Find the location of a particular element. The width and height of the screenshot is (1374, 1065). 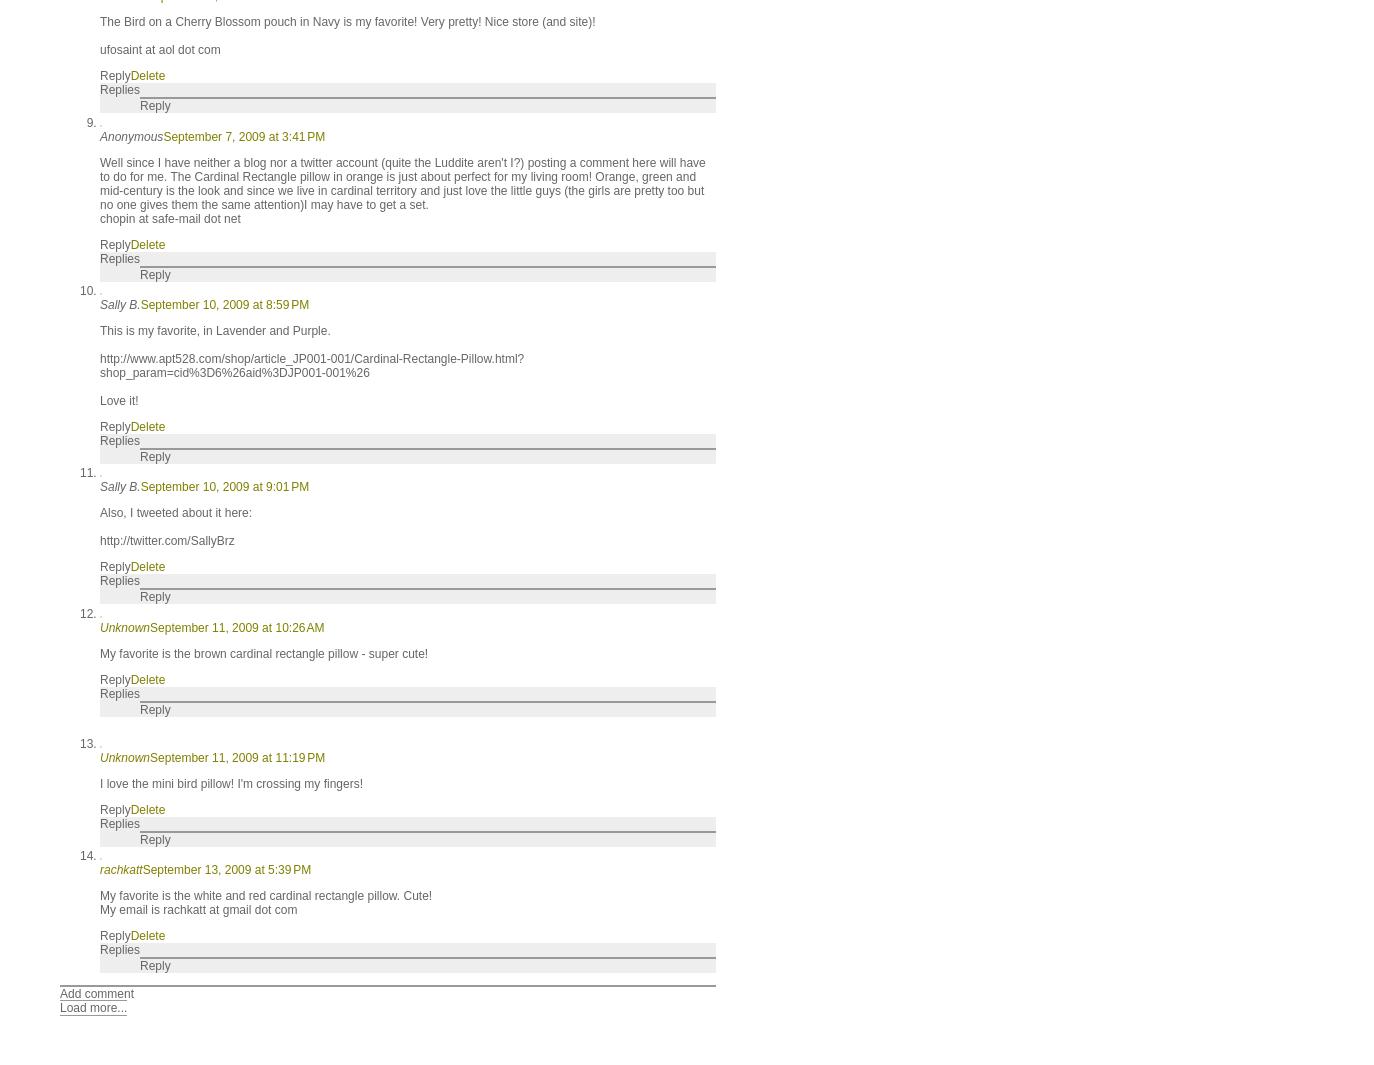

'My favorite is the white and red cardinal rectangle pillow. Cute!' is located at coordinates (265, 895).